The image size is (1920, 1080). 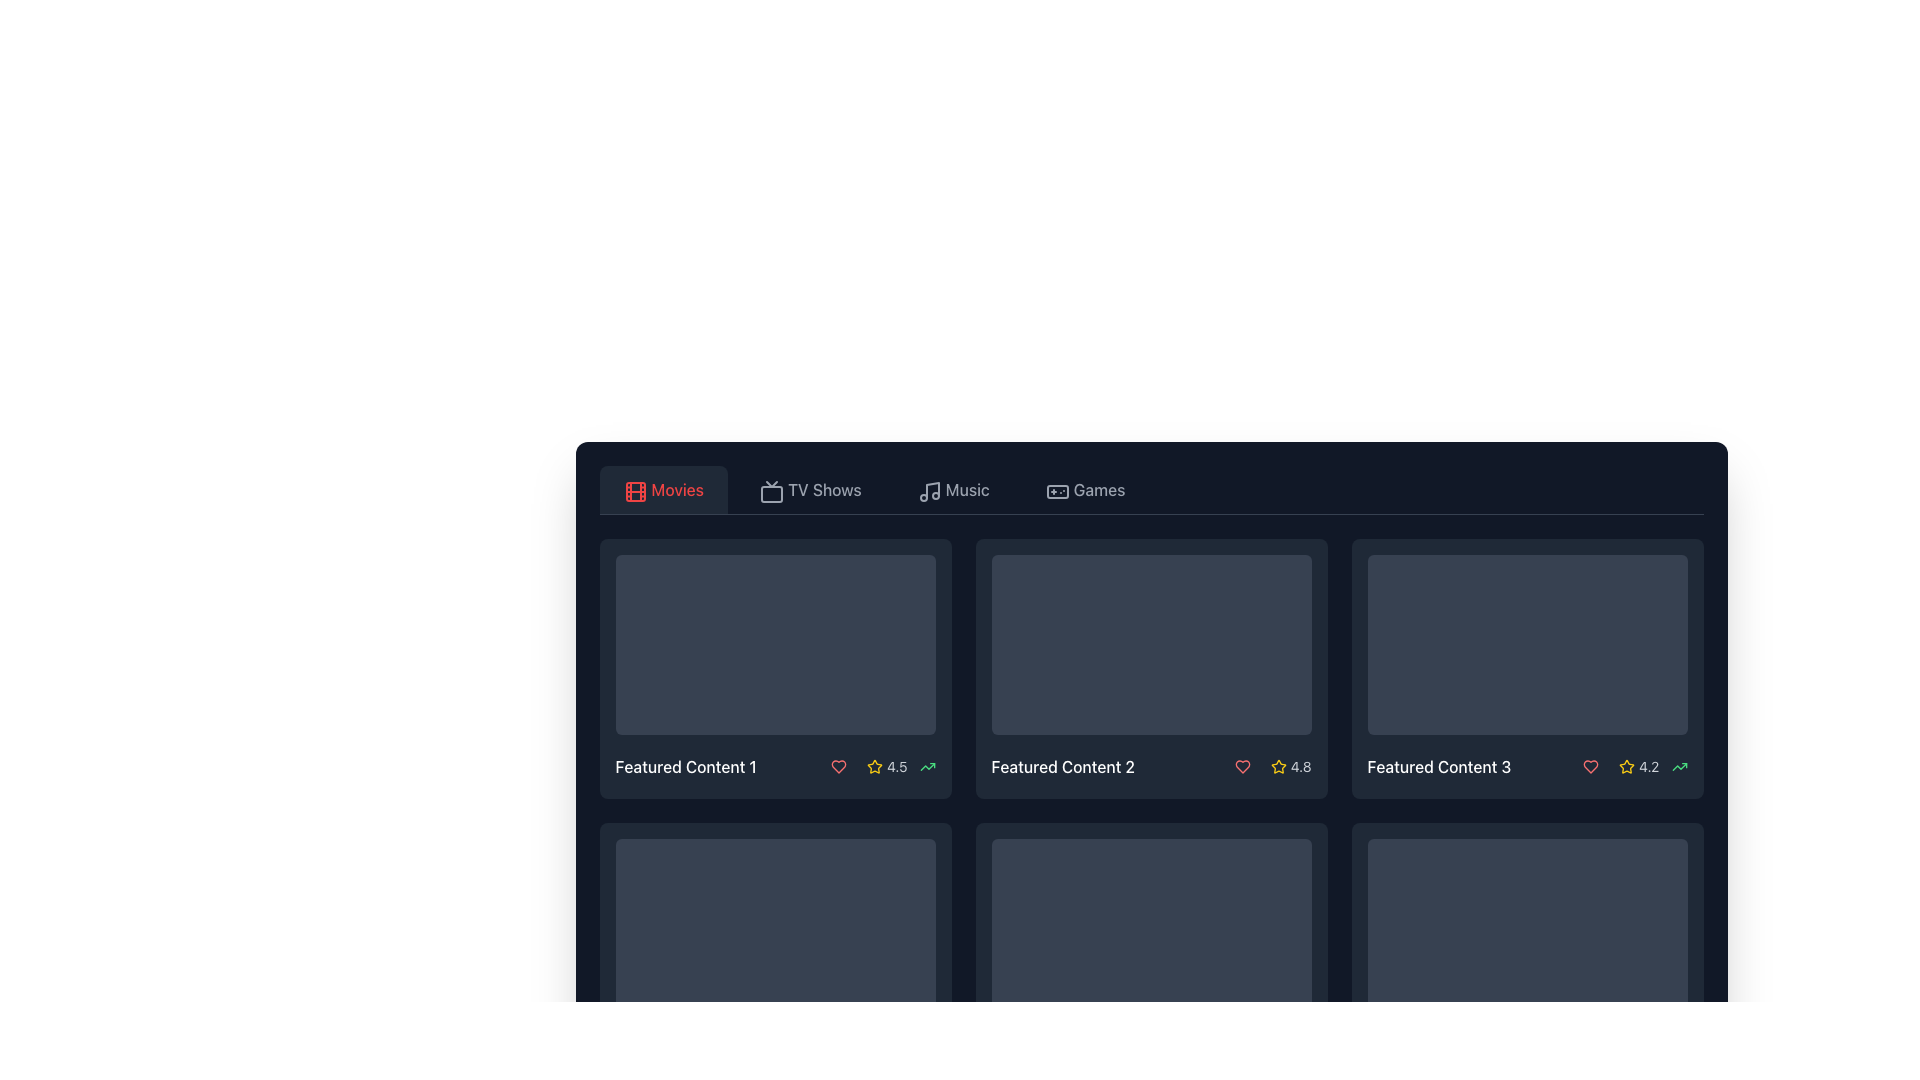 I want to click on the star icon associated with the numeric rating under the second content card in the featured section, so click(x=1268, y=766).